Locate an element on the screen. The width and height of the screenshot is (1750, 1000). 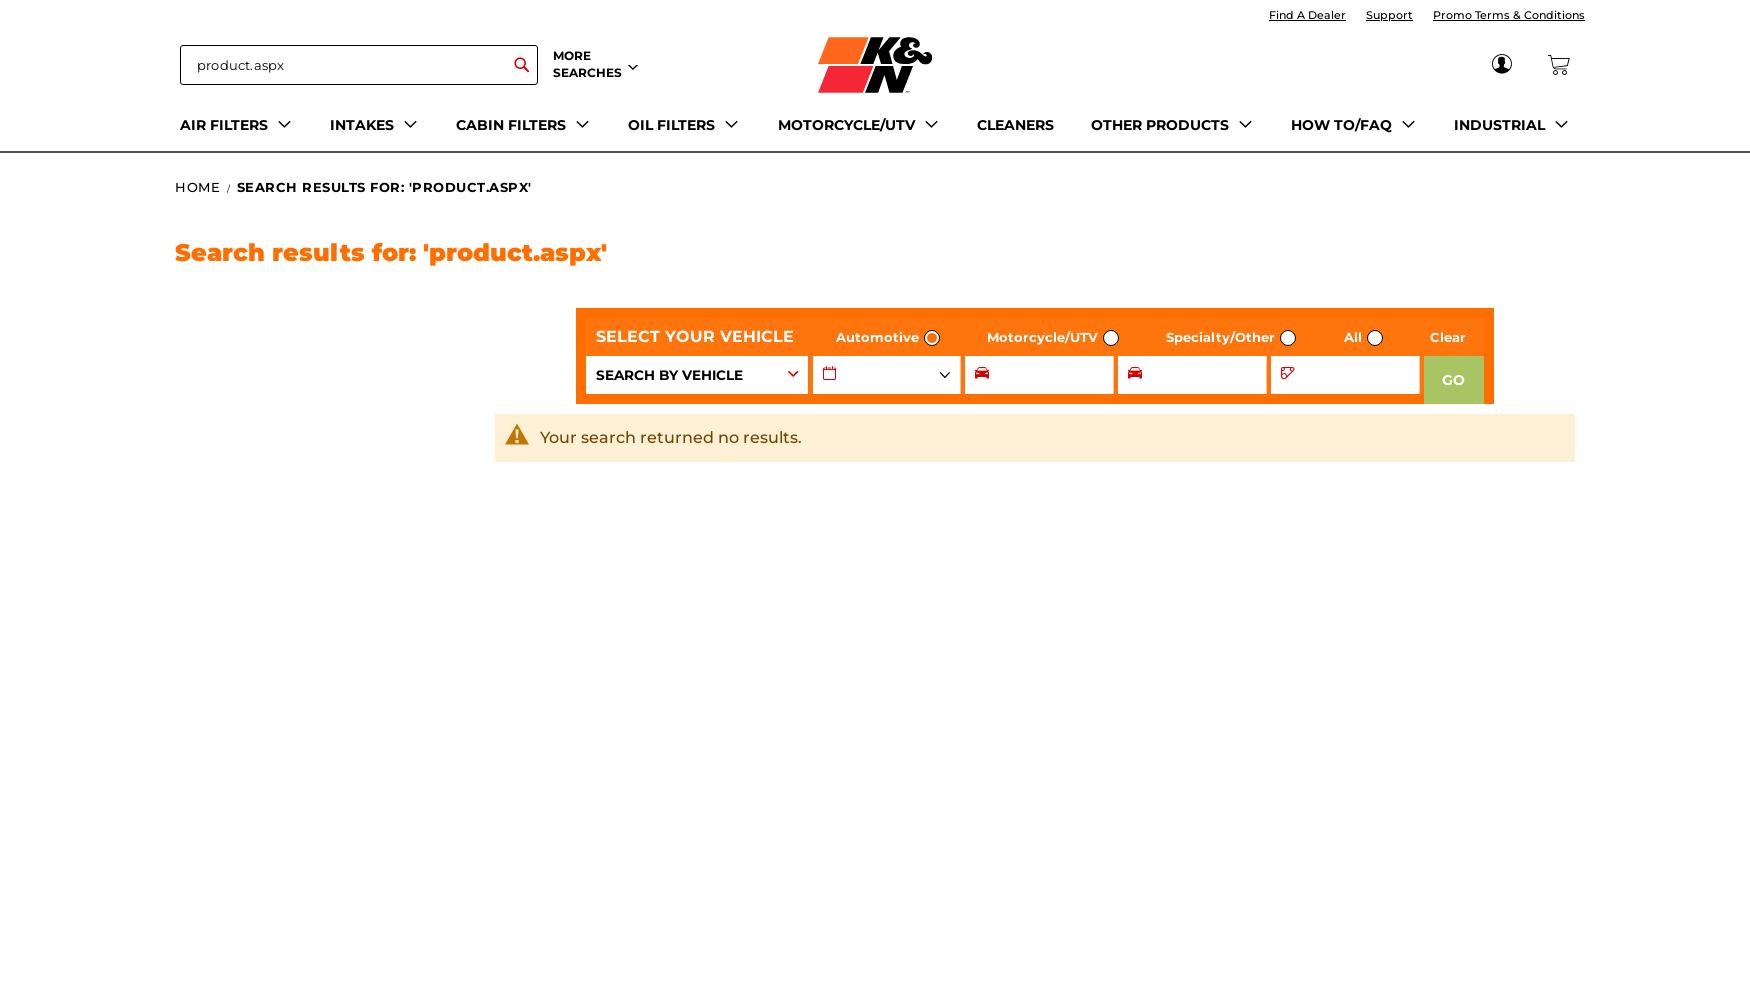
'More Searches' is located at coordinates (587, 62).